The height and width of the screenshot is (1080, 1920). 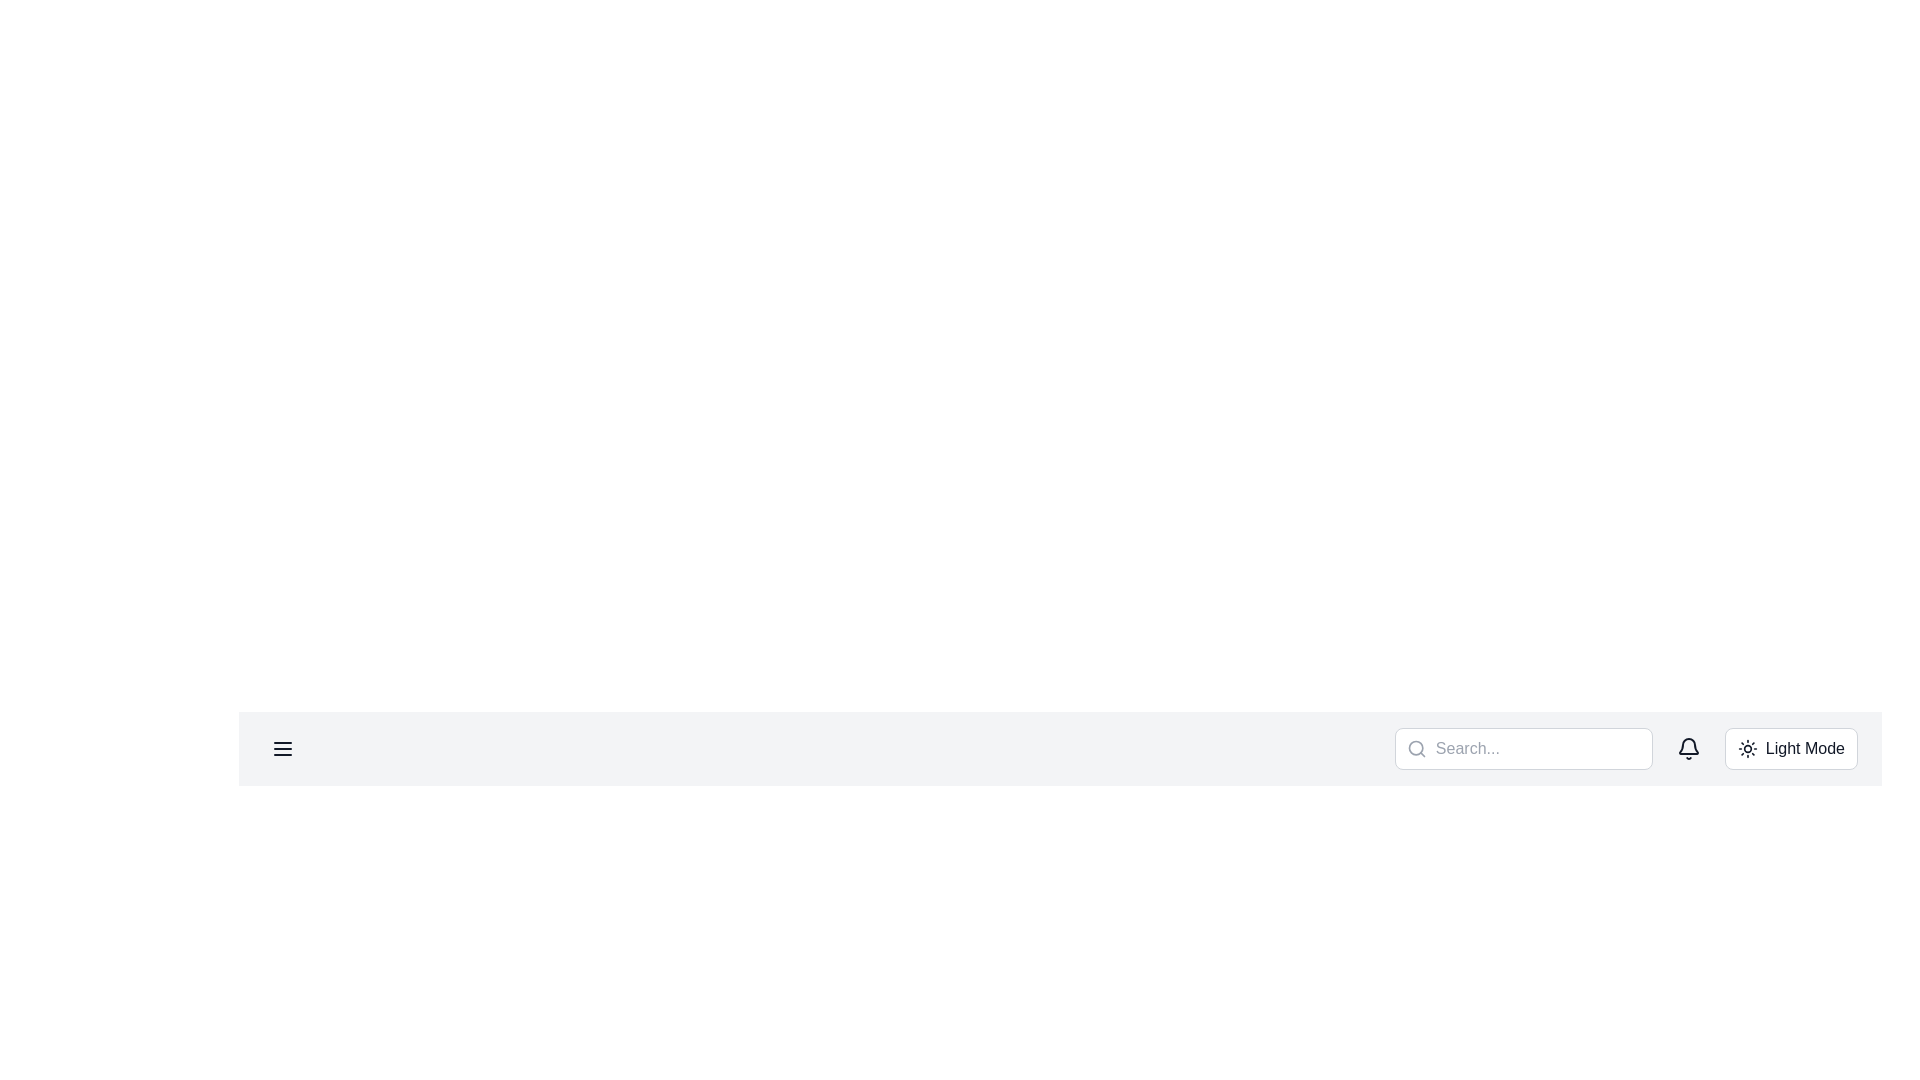 What do you see at coordinates (1415, 748) in the screenshot?
I see `the circular graphical icon element with a radius of 8 units, located in the left-middle part of the SVG icon within the search bar` at bounding box center [1415, 748].